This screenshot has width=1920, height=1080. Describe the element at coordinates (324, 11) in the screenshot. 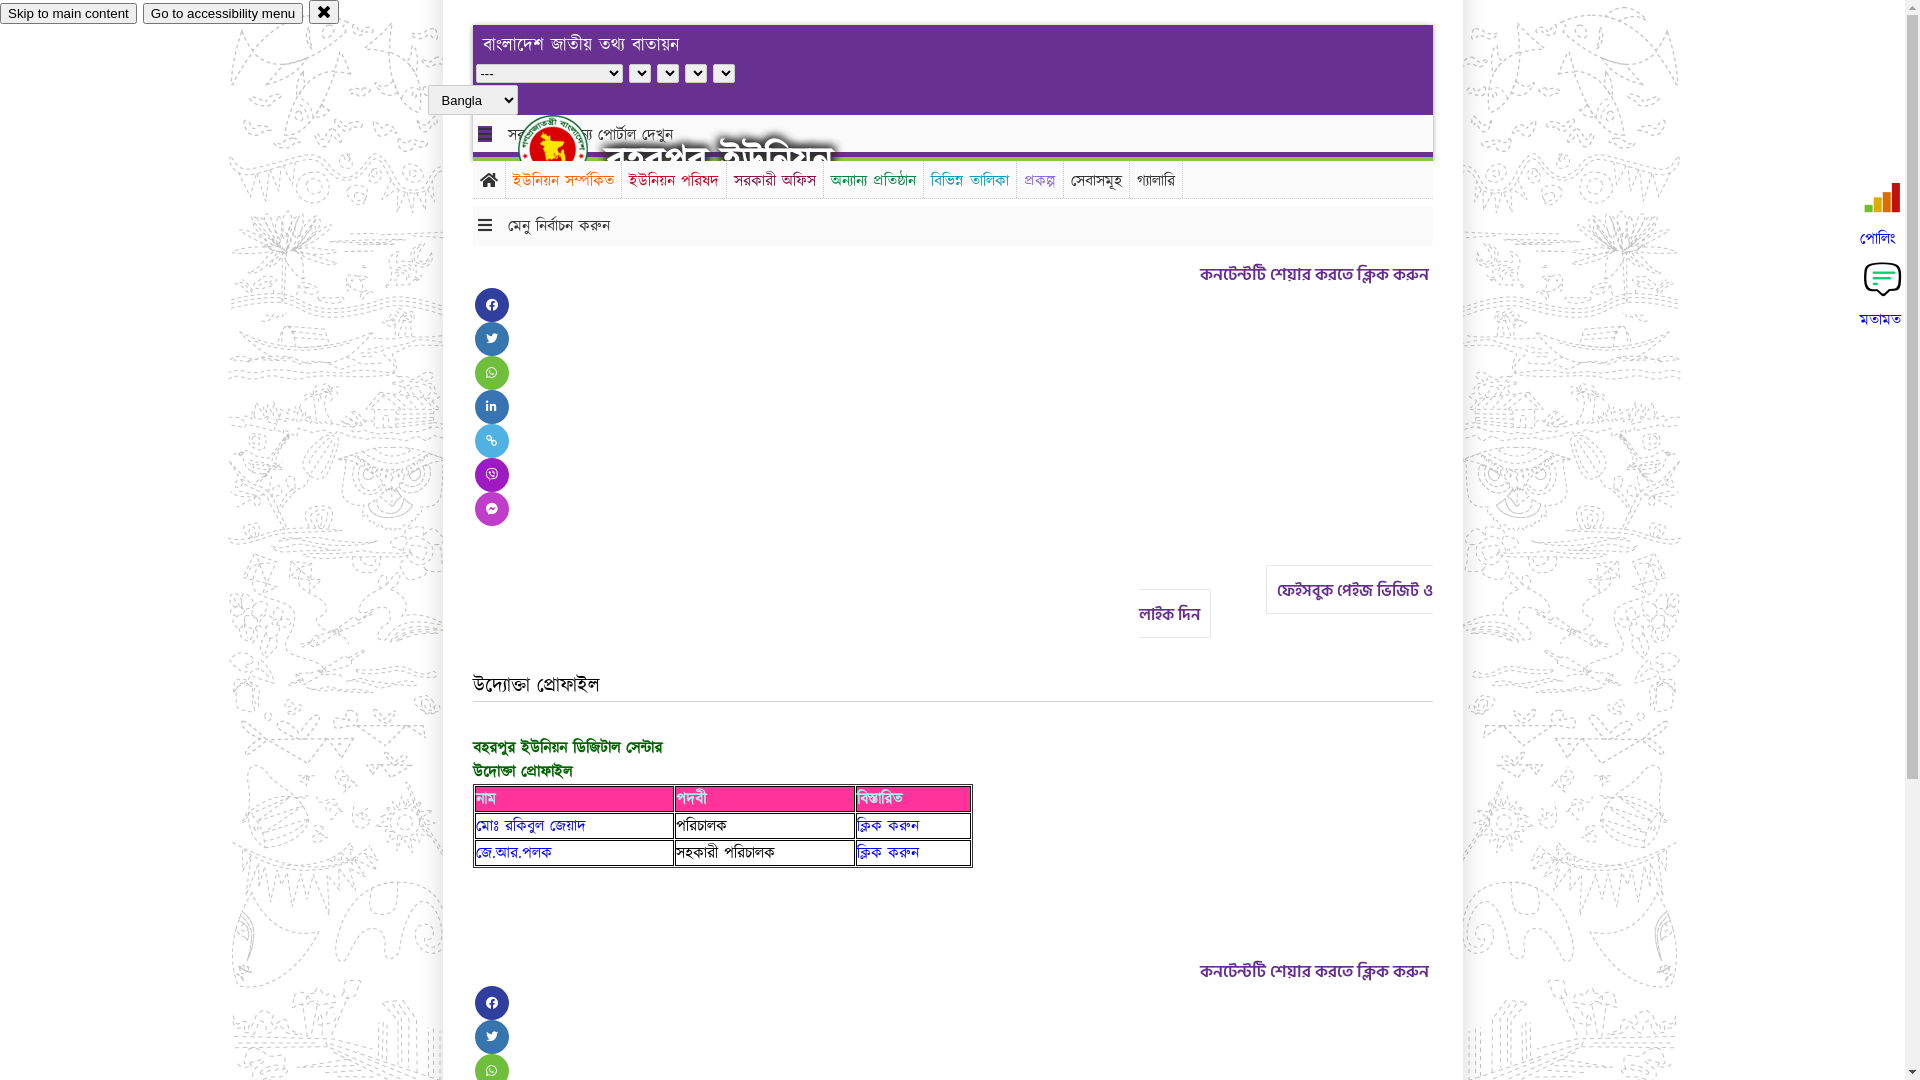

I see `'close'` at that location.